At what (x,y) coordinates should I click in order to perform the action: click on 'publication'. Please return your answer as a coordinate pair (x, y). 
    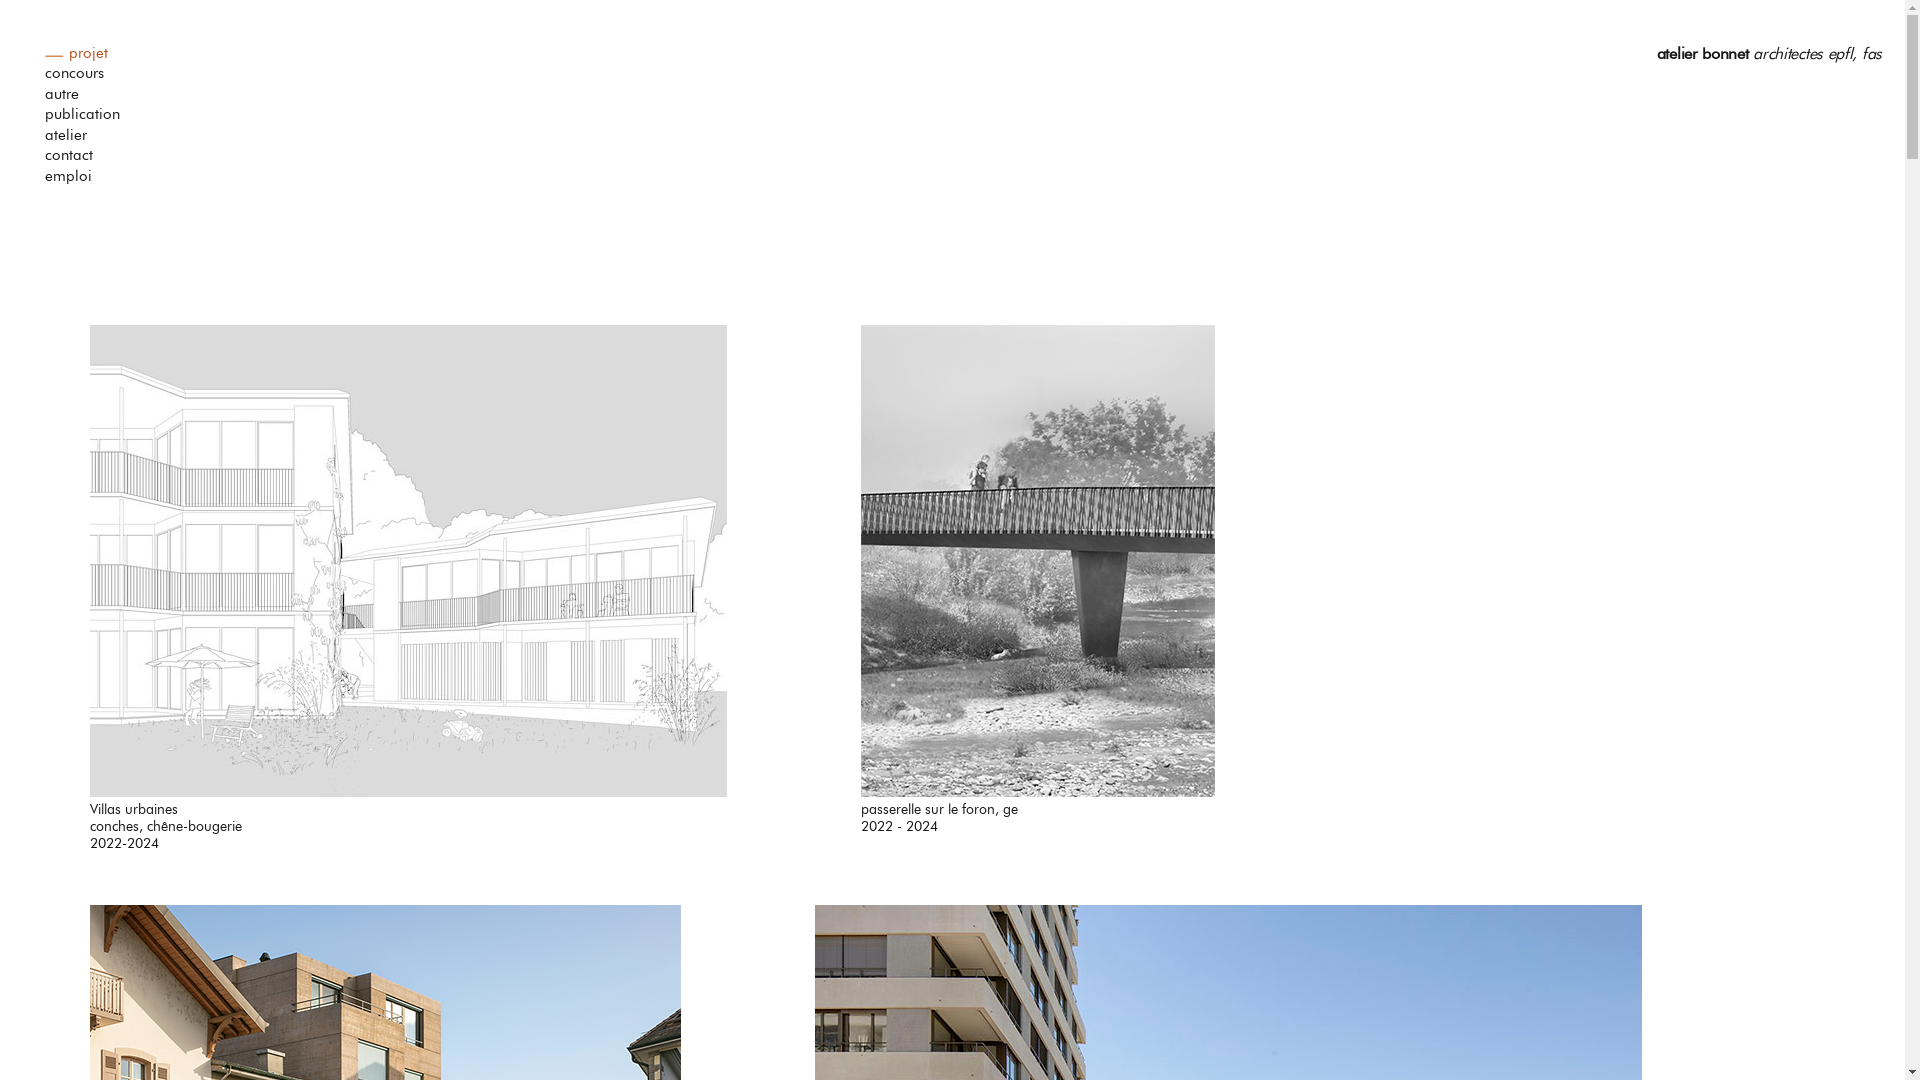
    Looking at the image, I should click on (94, 115).